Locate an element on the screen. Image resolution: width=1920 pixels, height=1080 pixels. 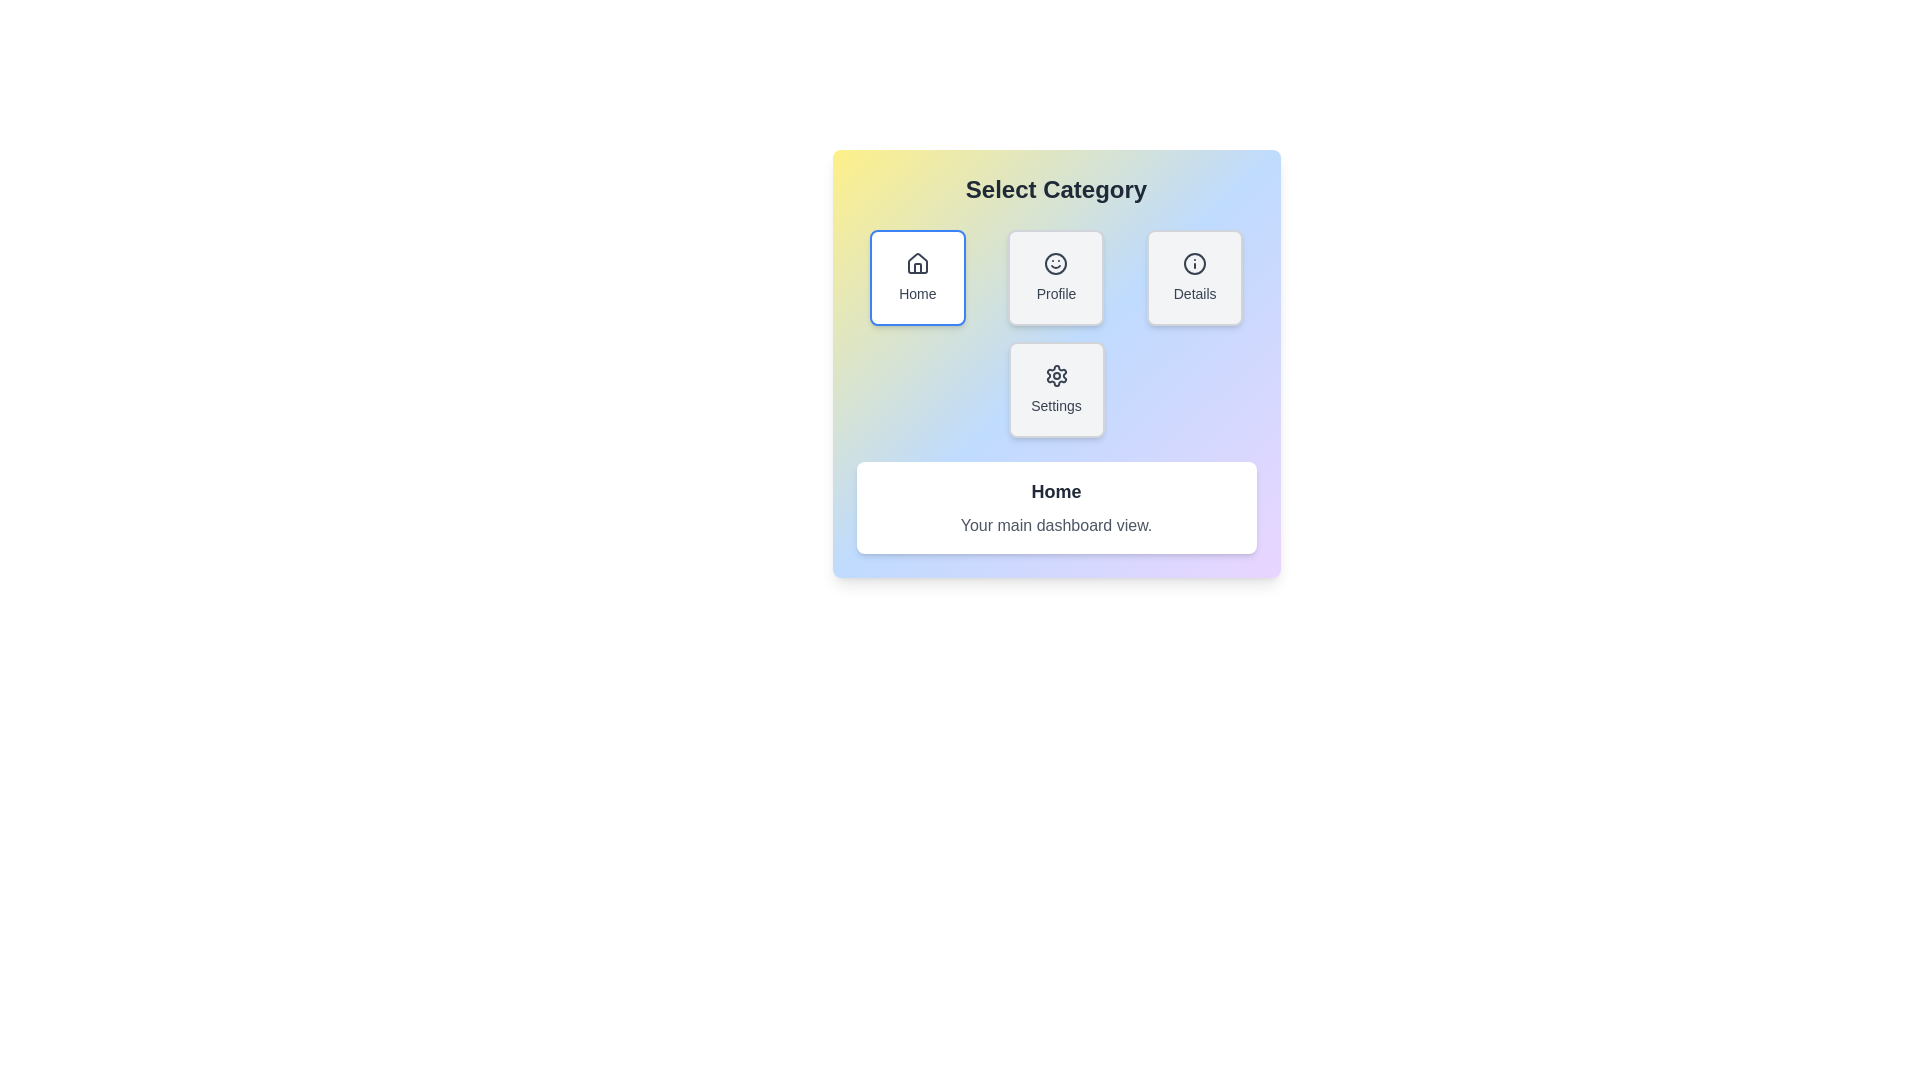
the interactive button-like card labeled 'Settings' located as the fourth item in the horizontal row under 'Select Category' is located at coordinates (1055, 389).